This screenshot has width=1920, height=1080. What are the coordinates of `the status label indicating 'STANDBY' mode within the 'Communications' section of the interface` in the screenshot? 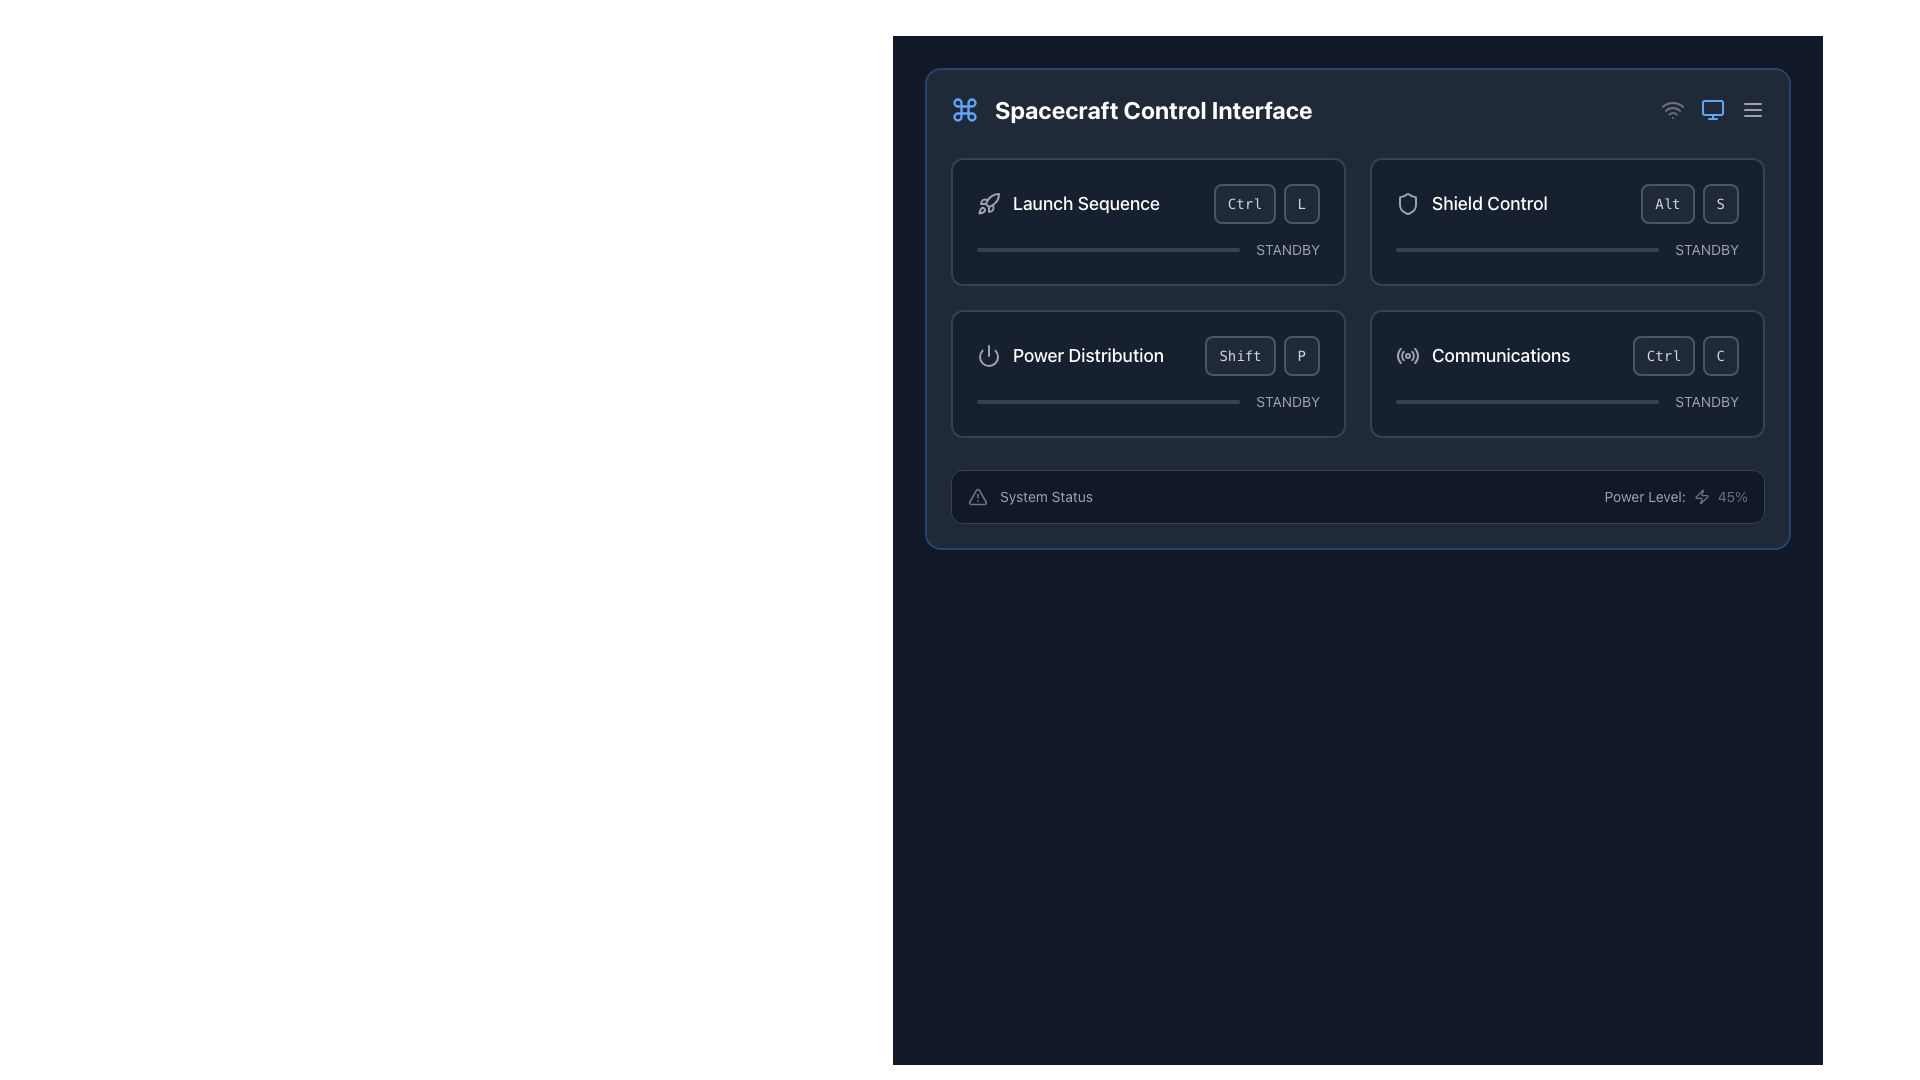 It's located at (1706, 401).